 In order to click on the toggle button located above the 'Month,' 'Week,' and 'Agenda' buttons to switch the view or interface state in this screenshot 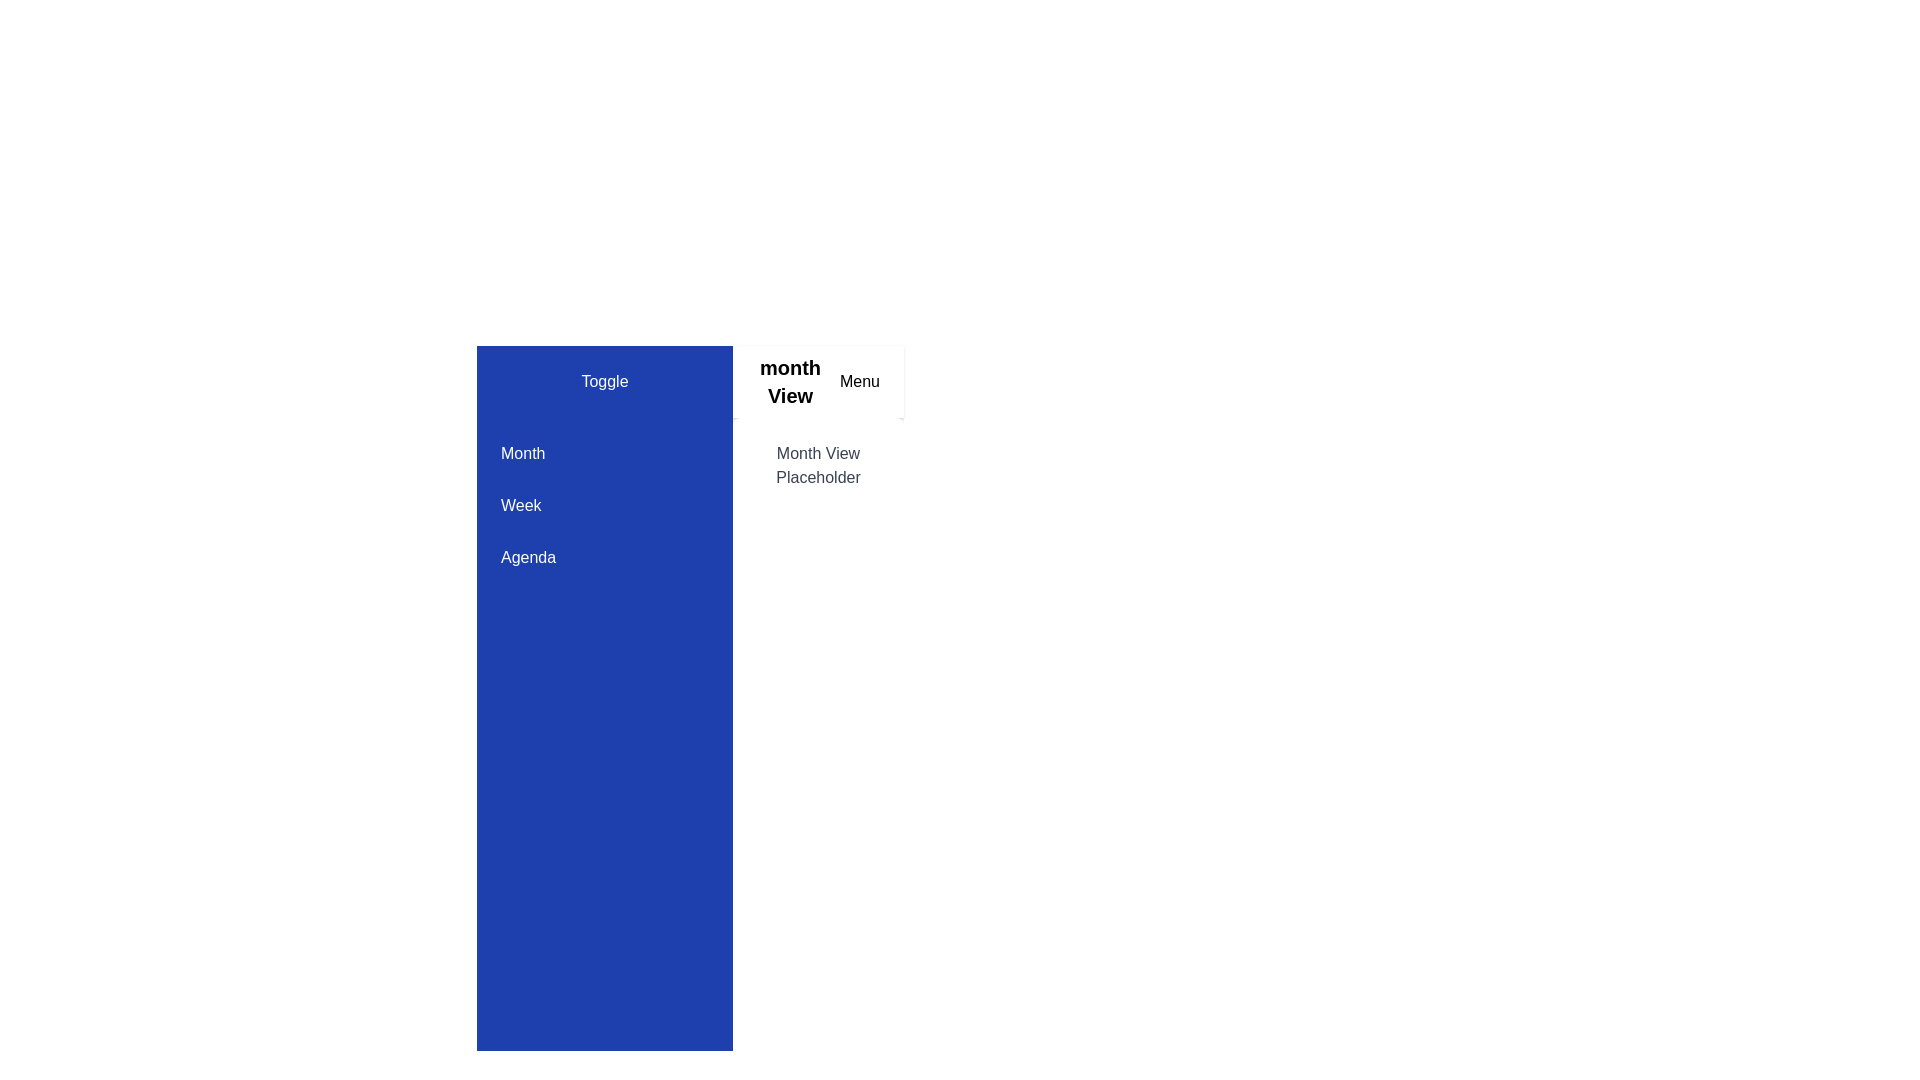, I will do `click(603, 381)`.